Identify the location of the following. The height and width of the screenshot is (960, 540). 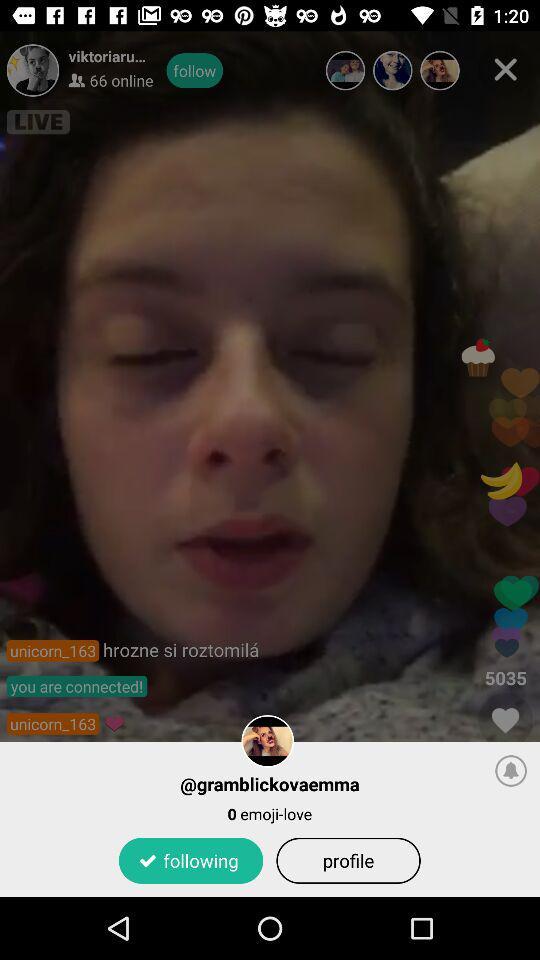
(191, 859).